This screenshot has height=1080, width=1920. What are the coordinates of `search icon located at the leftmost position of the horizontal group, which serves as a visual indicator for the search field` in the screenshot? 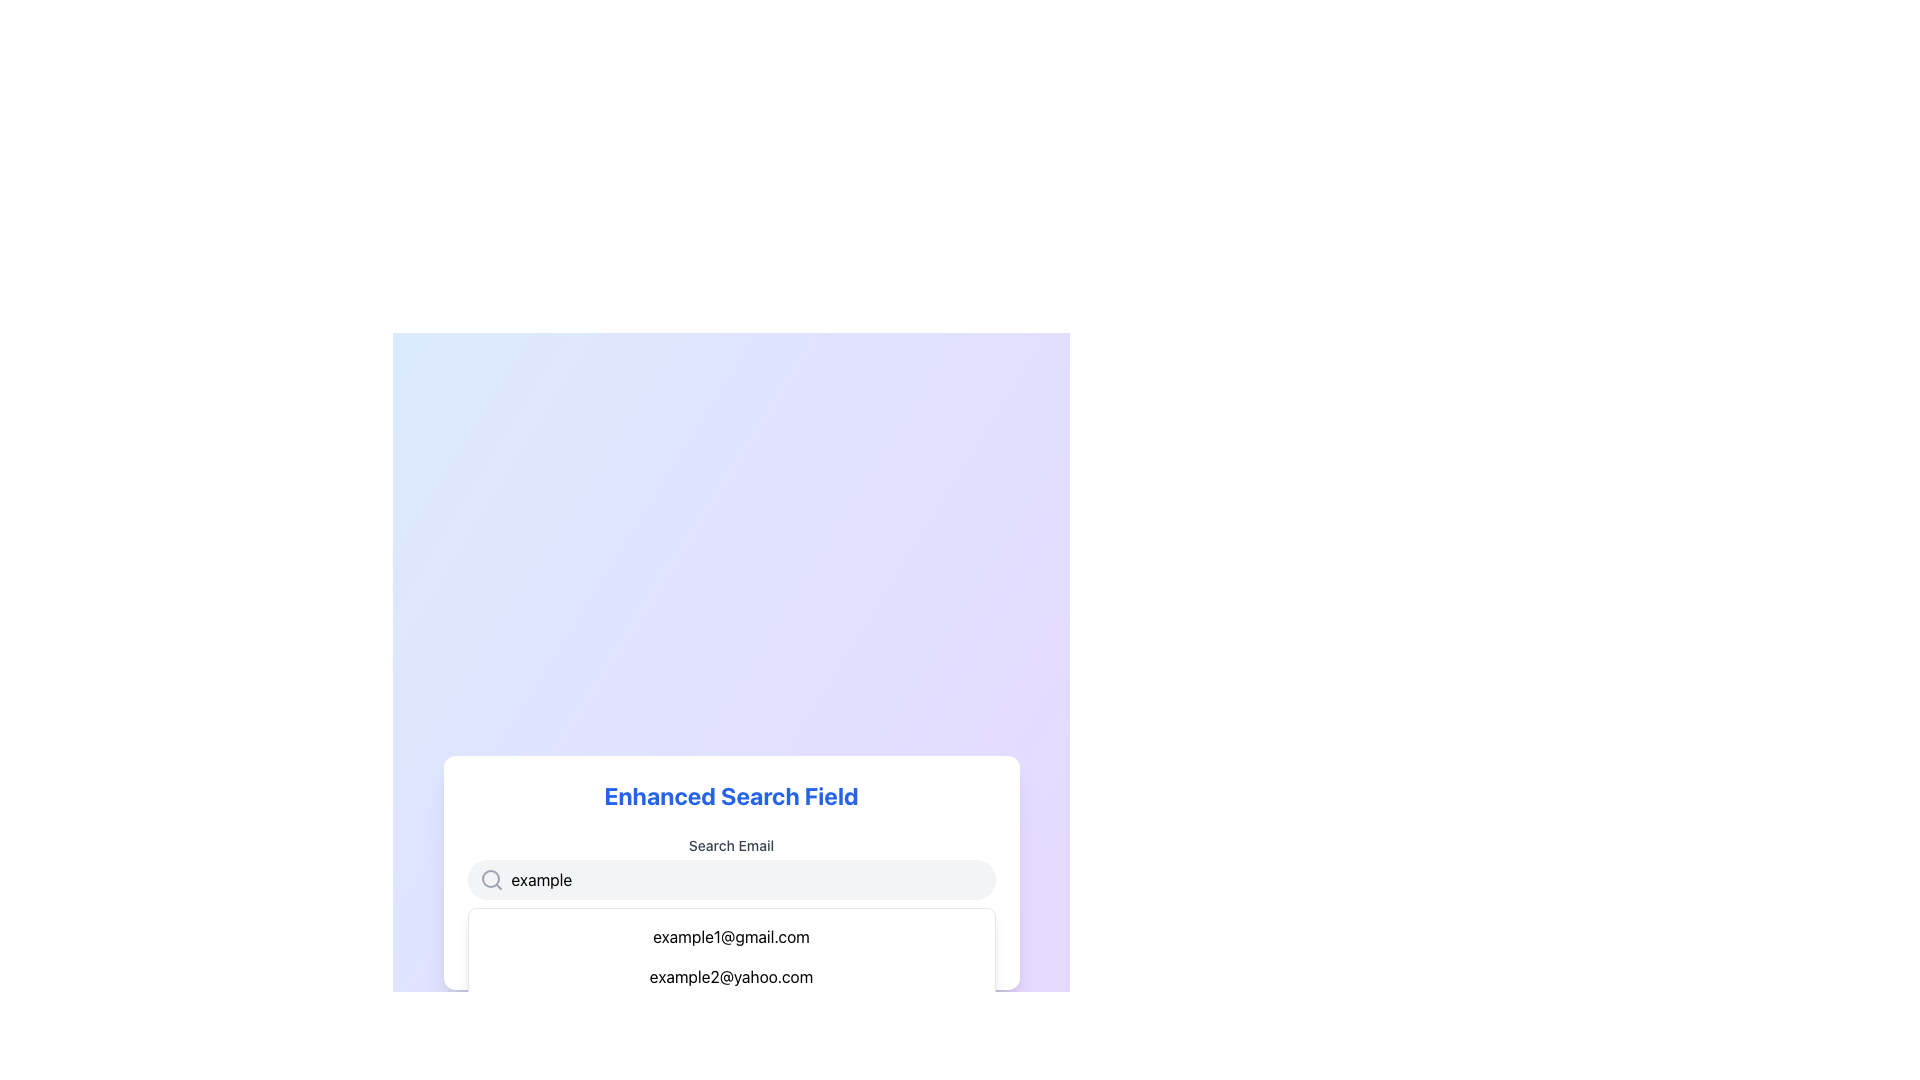 It's located at (491, 879).